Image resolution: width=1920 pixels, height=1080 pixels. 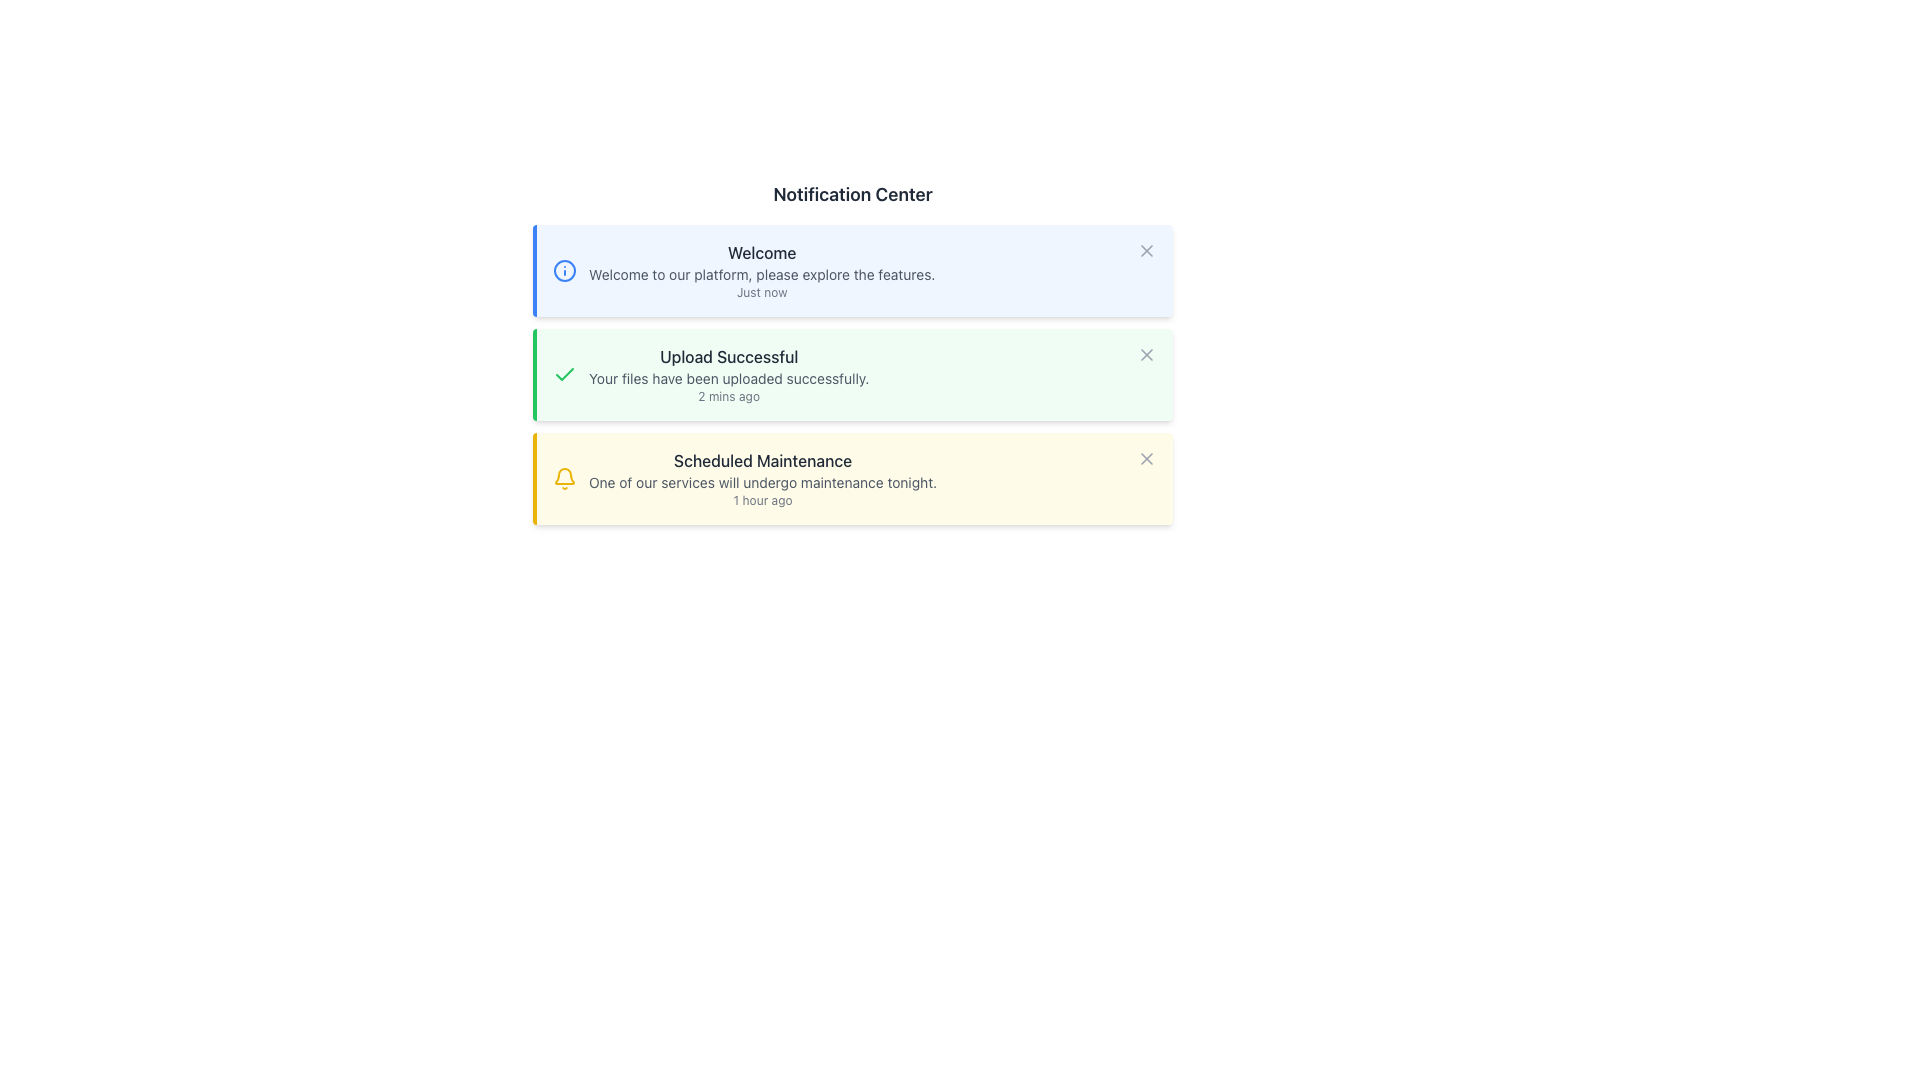 What do you see at coordinates (564, 270) in the screenshot?
I see `the circular icon with an exclamation mark, which has a blue outline and white background, located directly left of the 'Welcome' text in the notification list` at bounding box center [564, 270].